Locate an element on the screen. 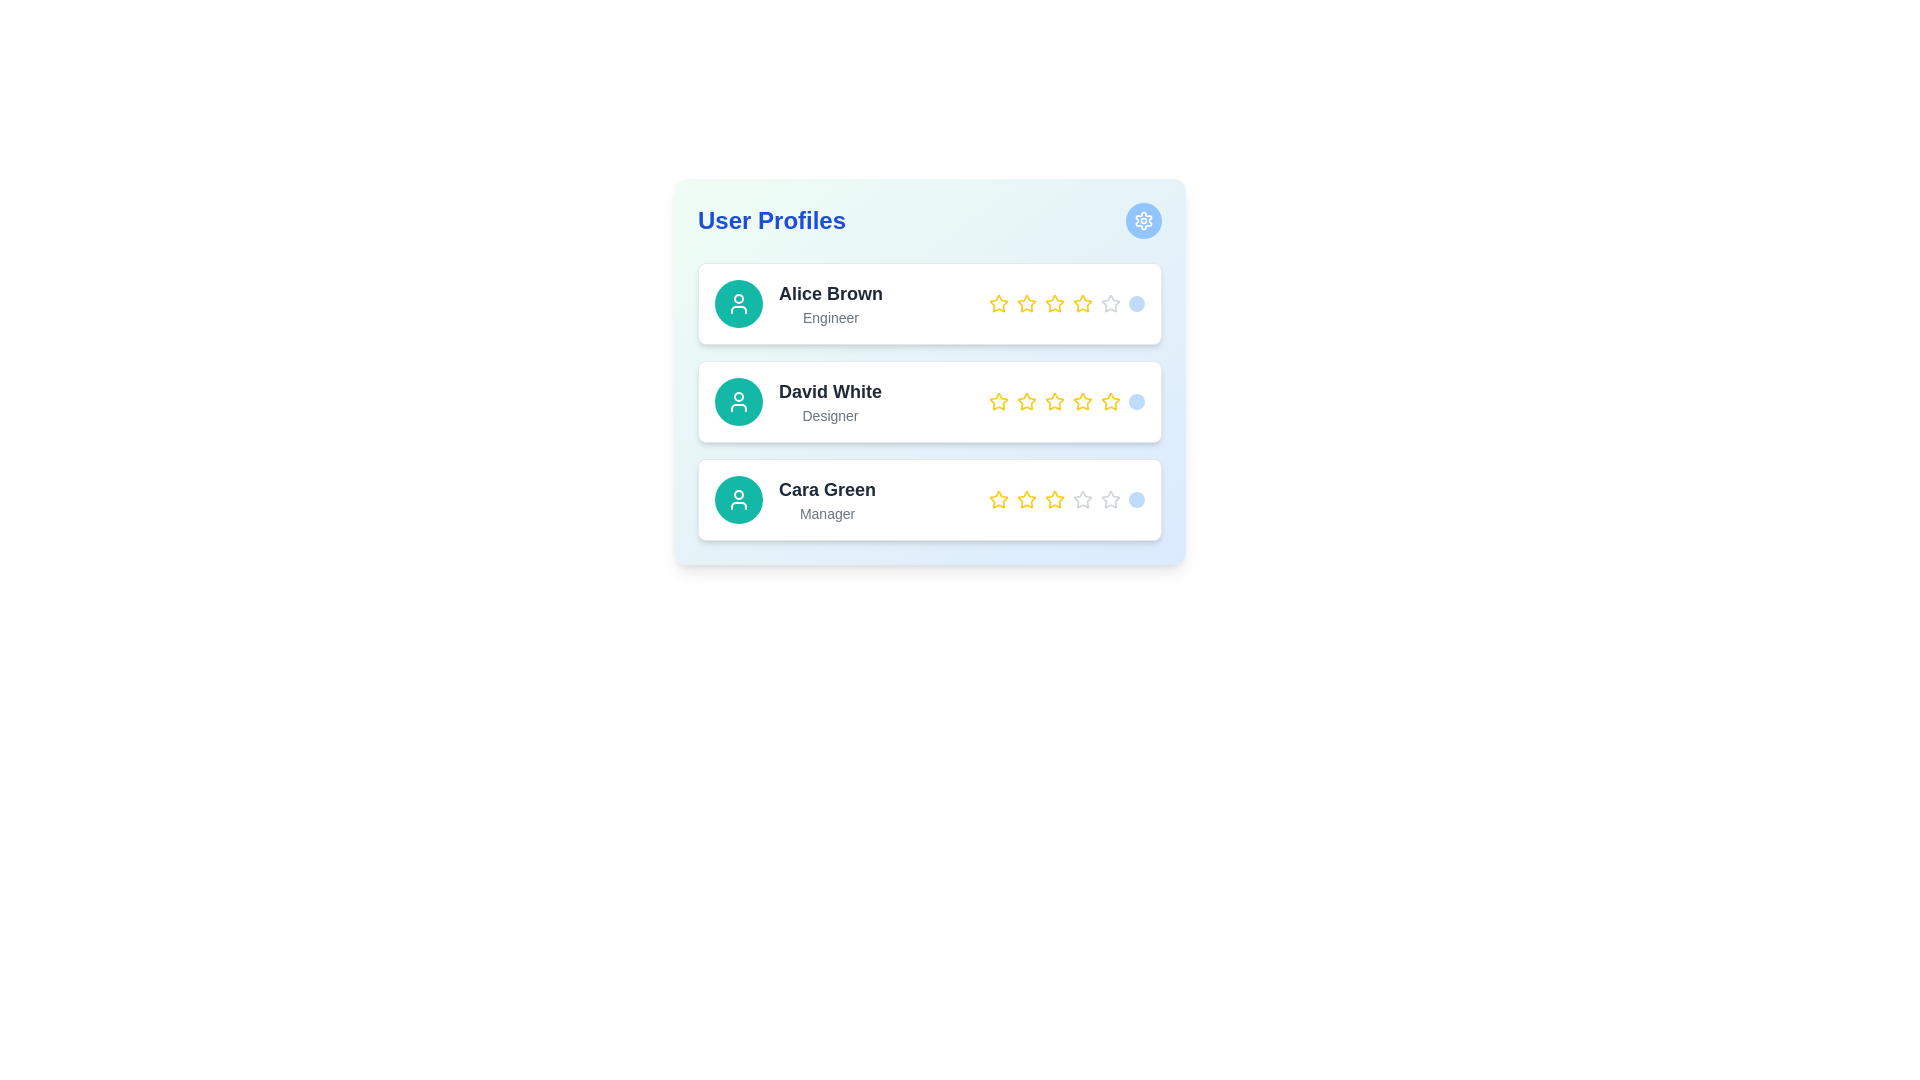 The image size is (1920, 1080). the third star icon in the 'User Profiles' section is located at coordinates (1027, 401).